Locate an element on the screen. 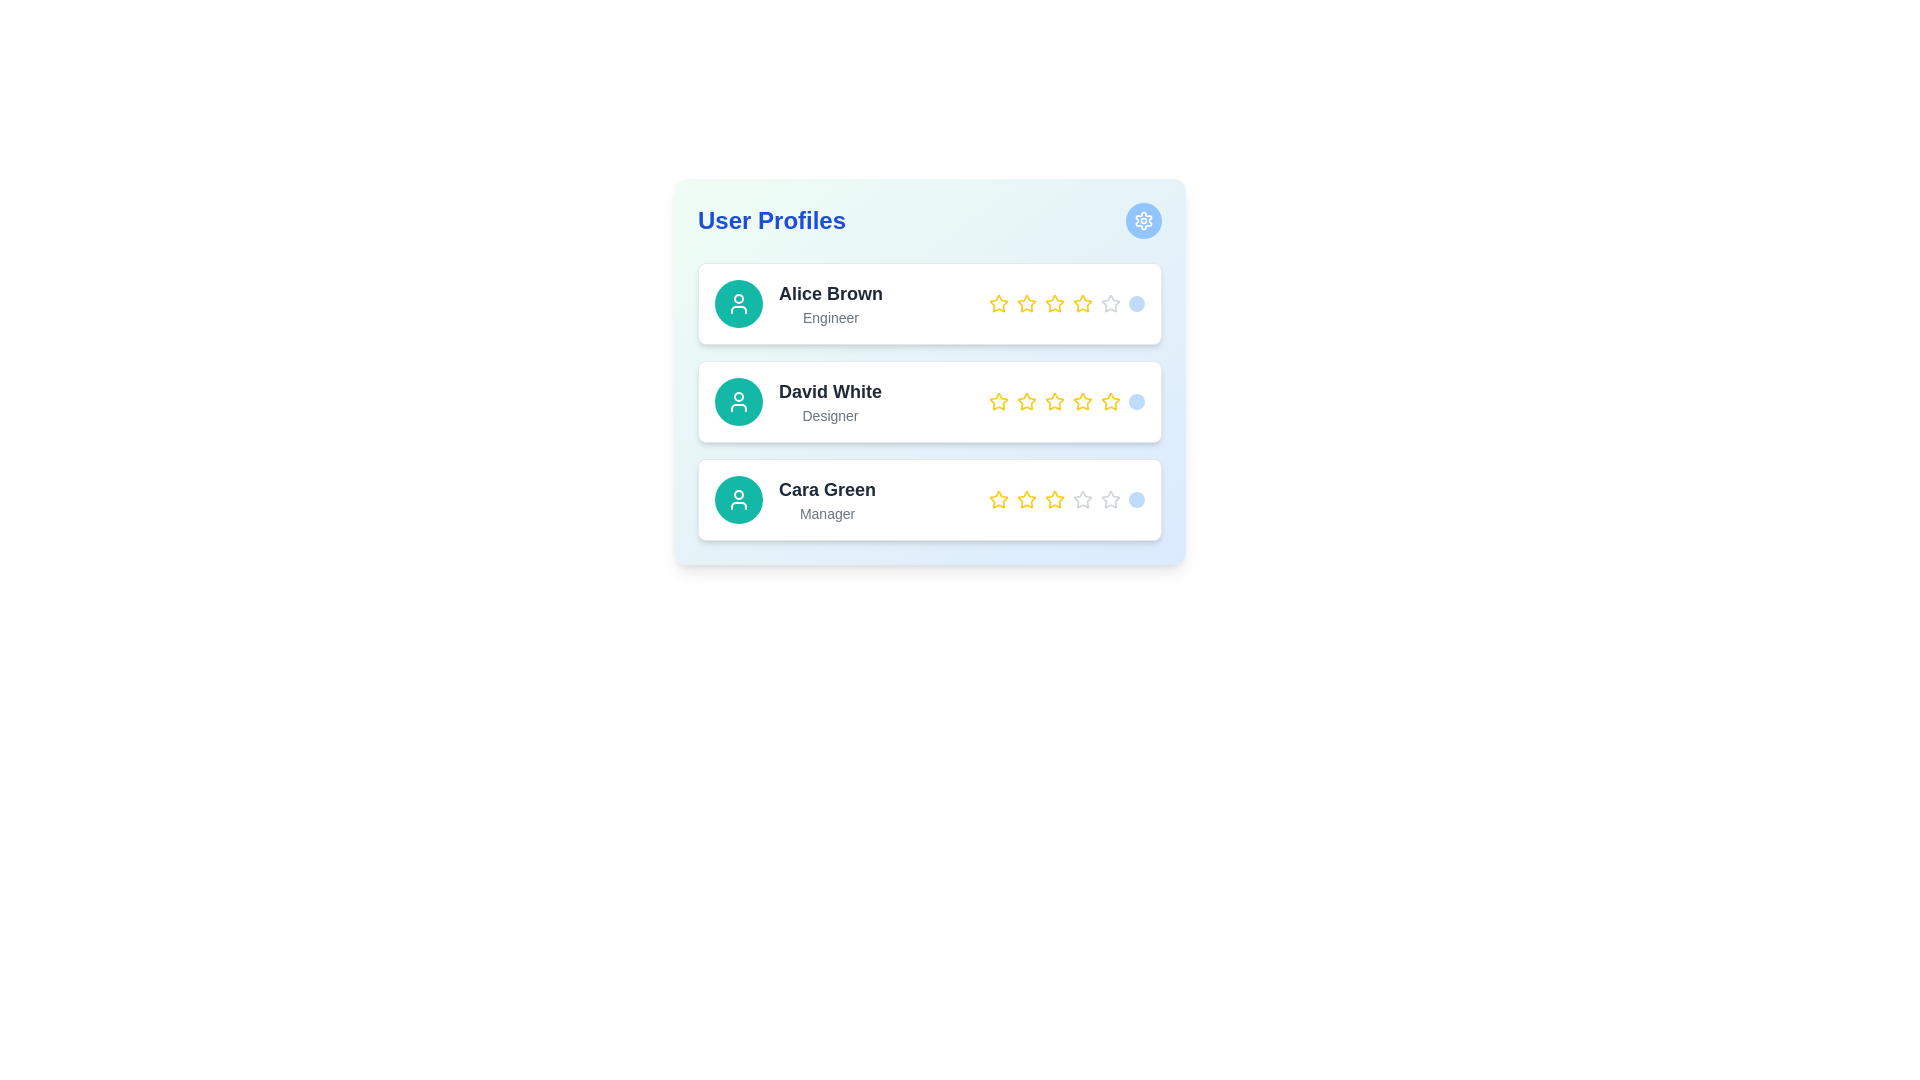 The image size is (1920, 1080). the third star icon in the 'User Profiles' section is located at coordinates (1027, 401).